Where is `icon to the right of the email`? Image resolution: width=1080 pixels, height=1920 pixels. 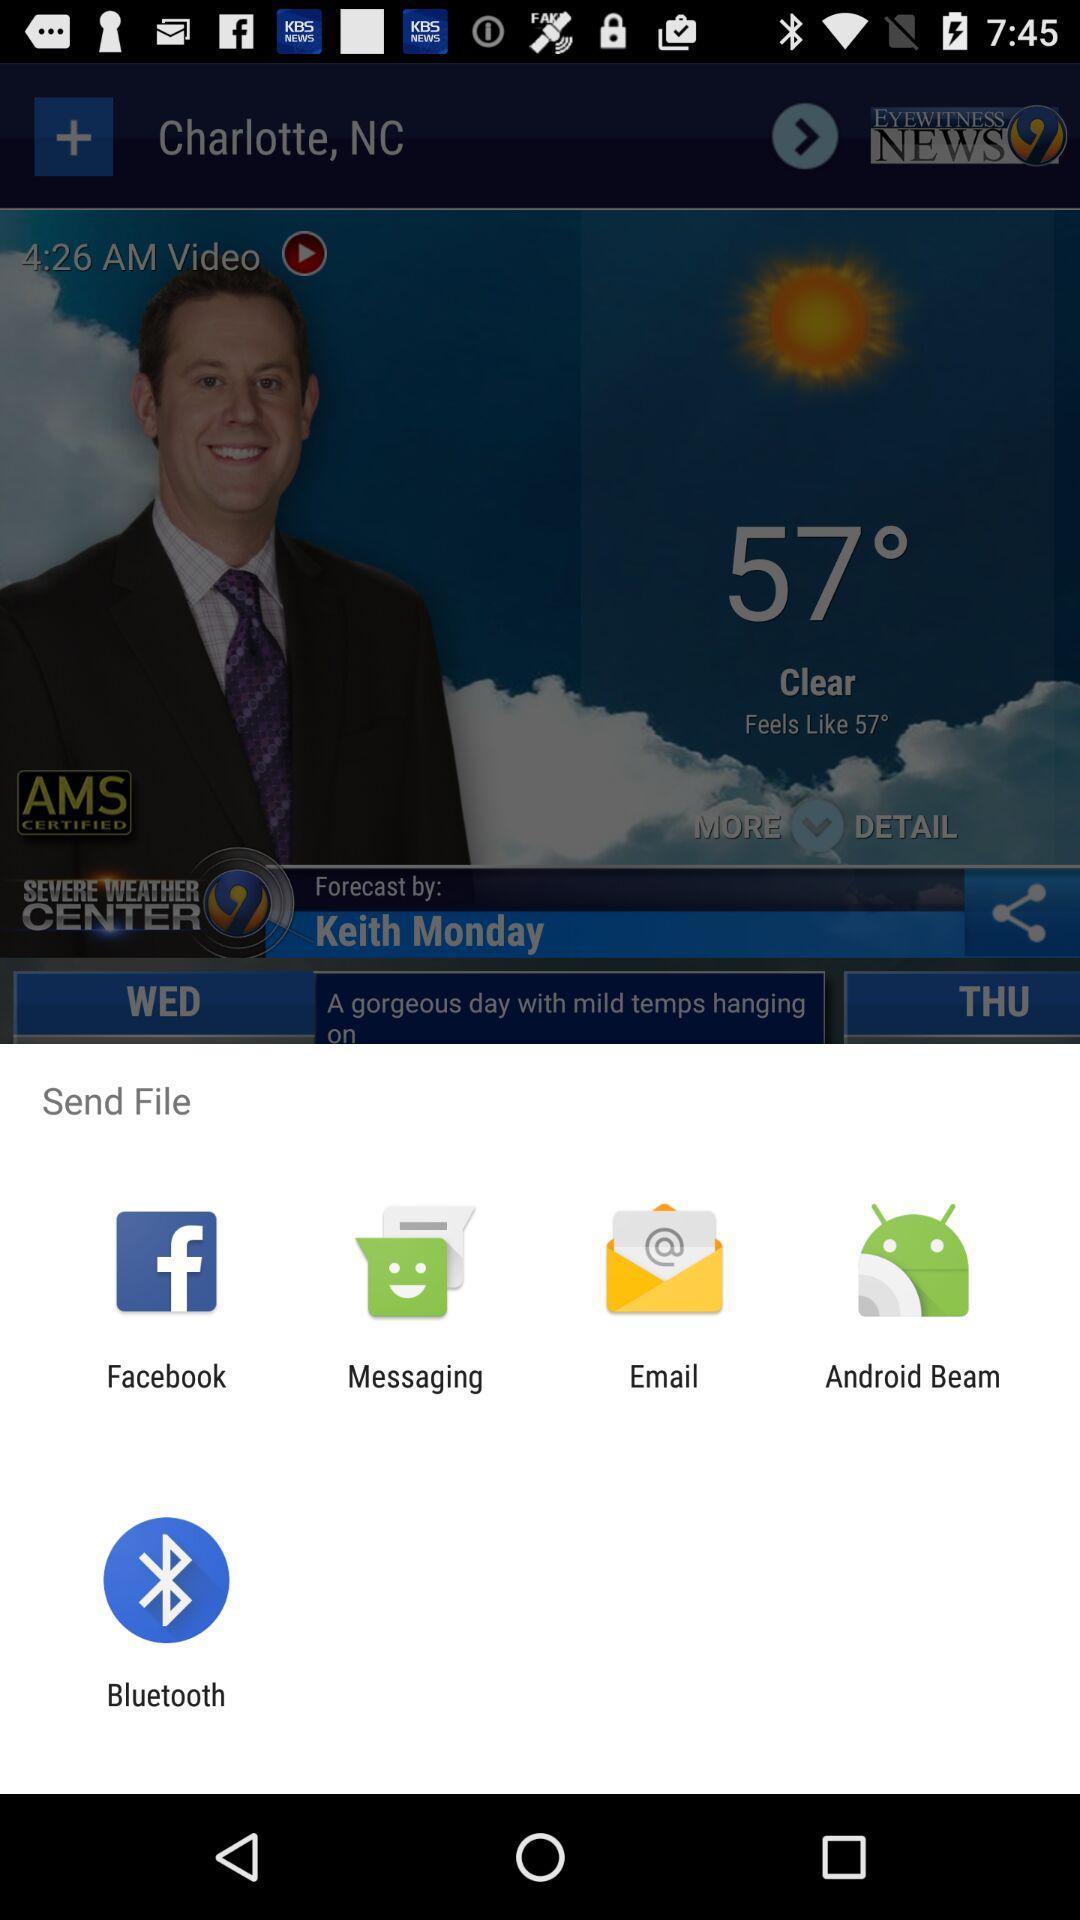
icon to the right of the email is located at coordinates (913, 1392).